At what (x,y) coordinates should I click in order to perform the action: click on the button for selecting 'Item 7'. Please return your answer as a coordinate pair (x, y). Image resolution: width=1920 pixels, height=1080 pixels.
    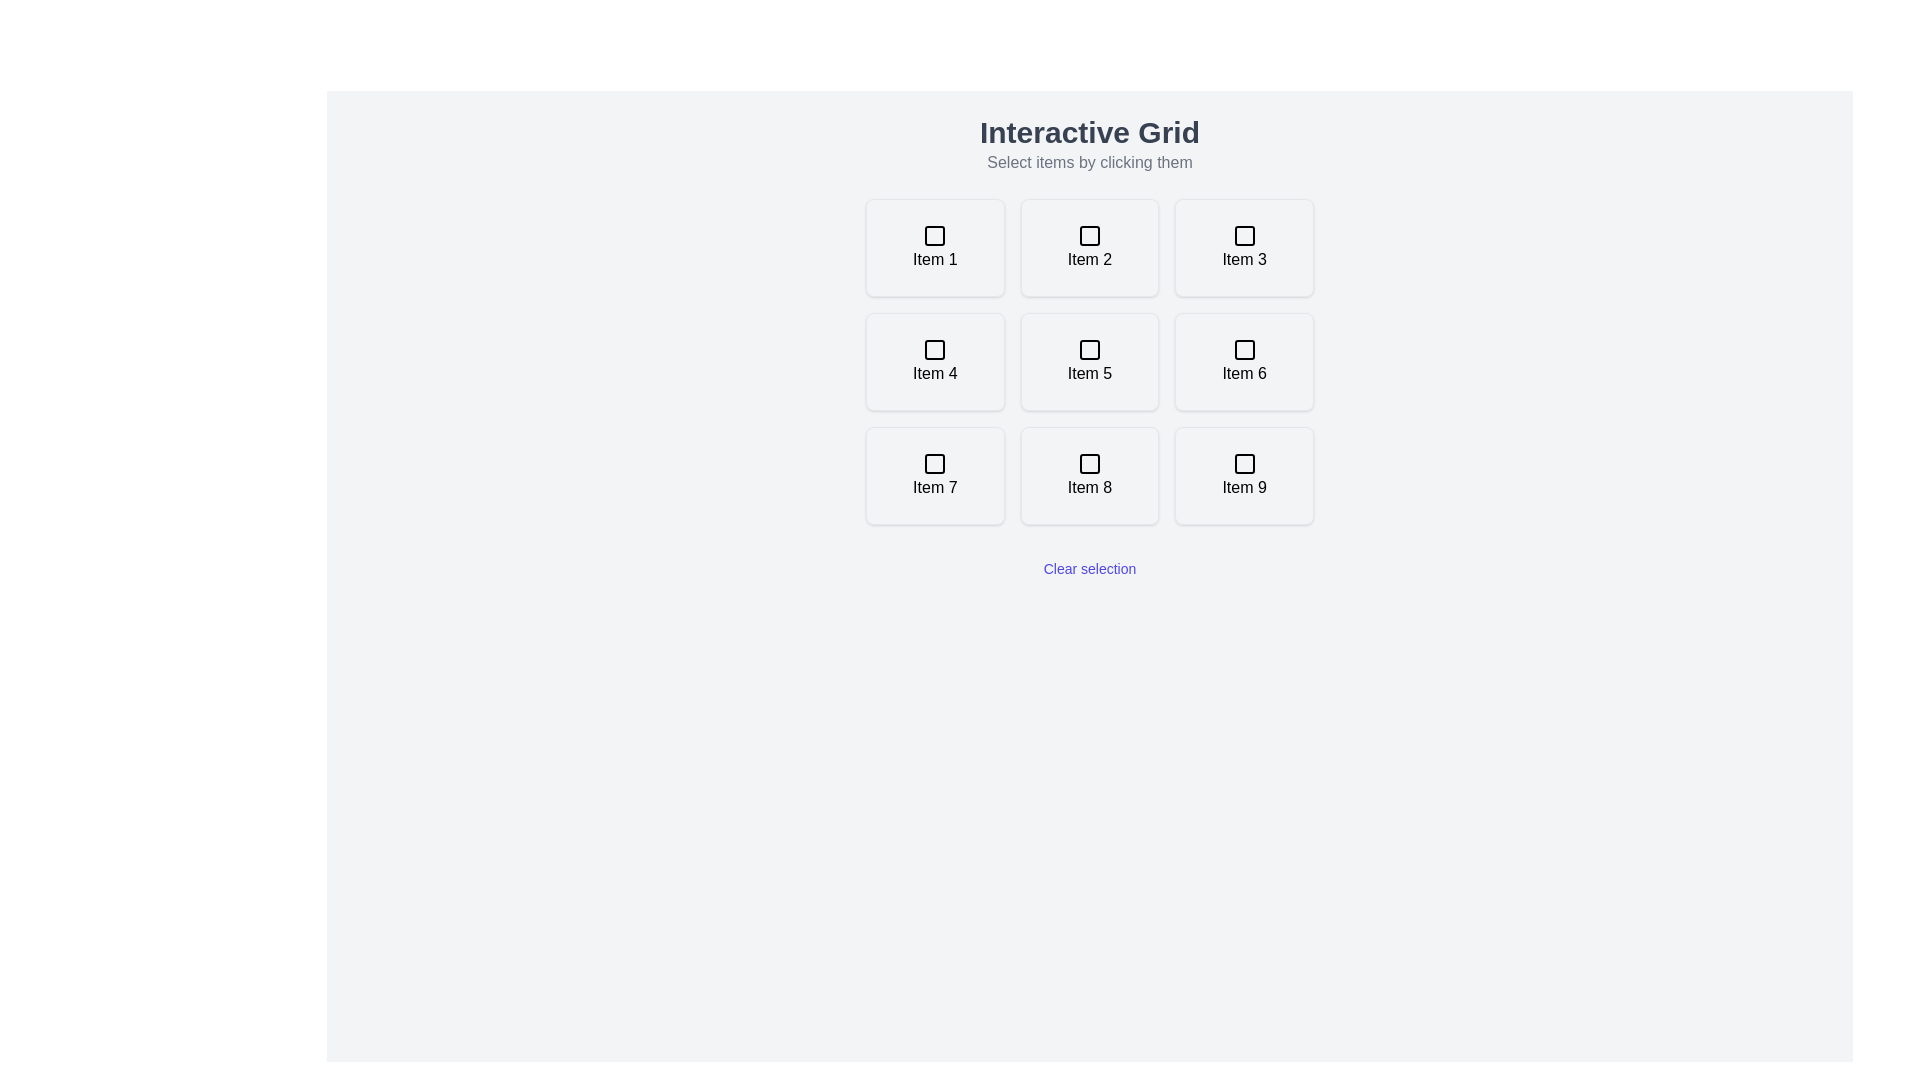
    Looking at the image, I should click on (934, 475).